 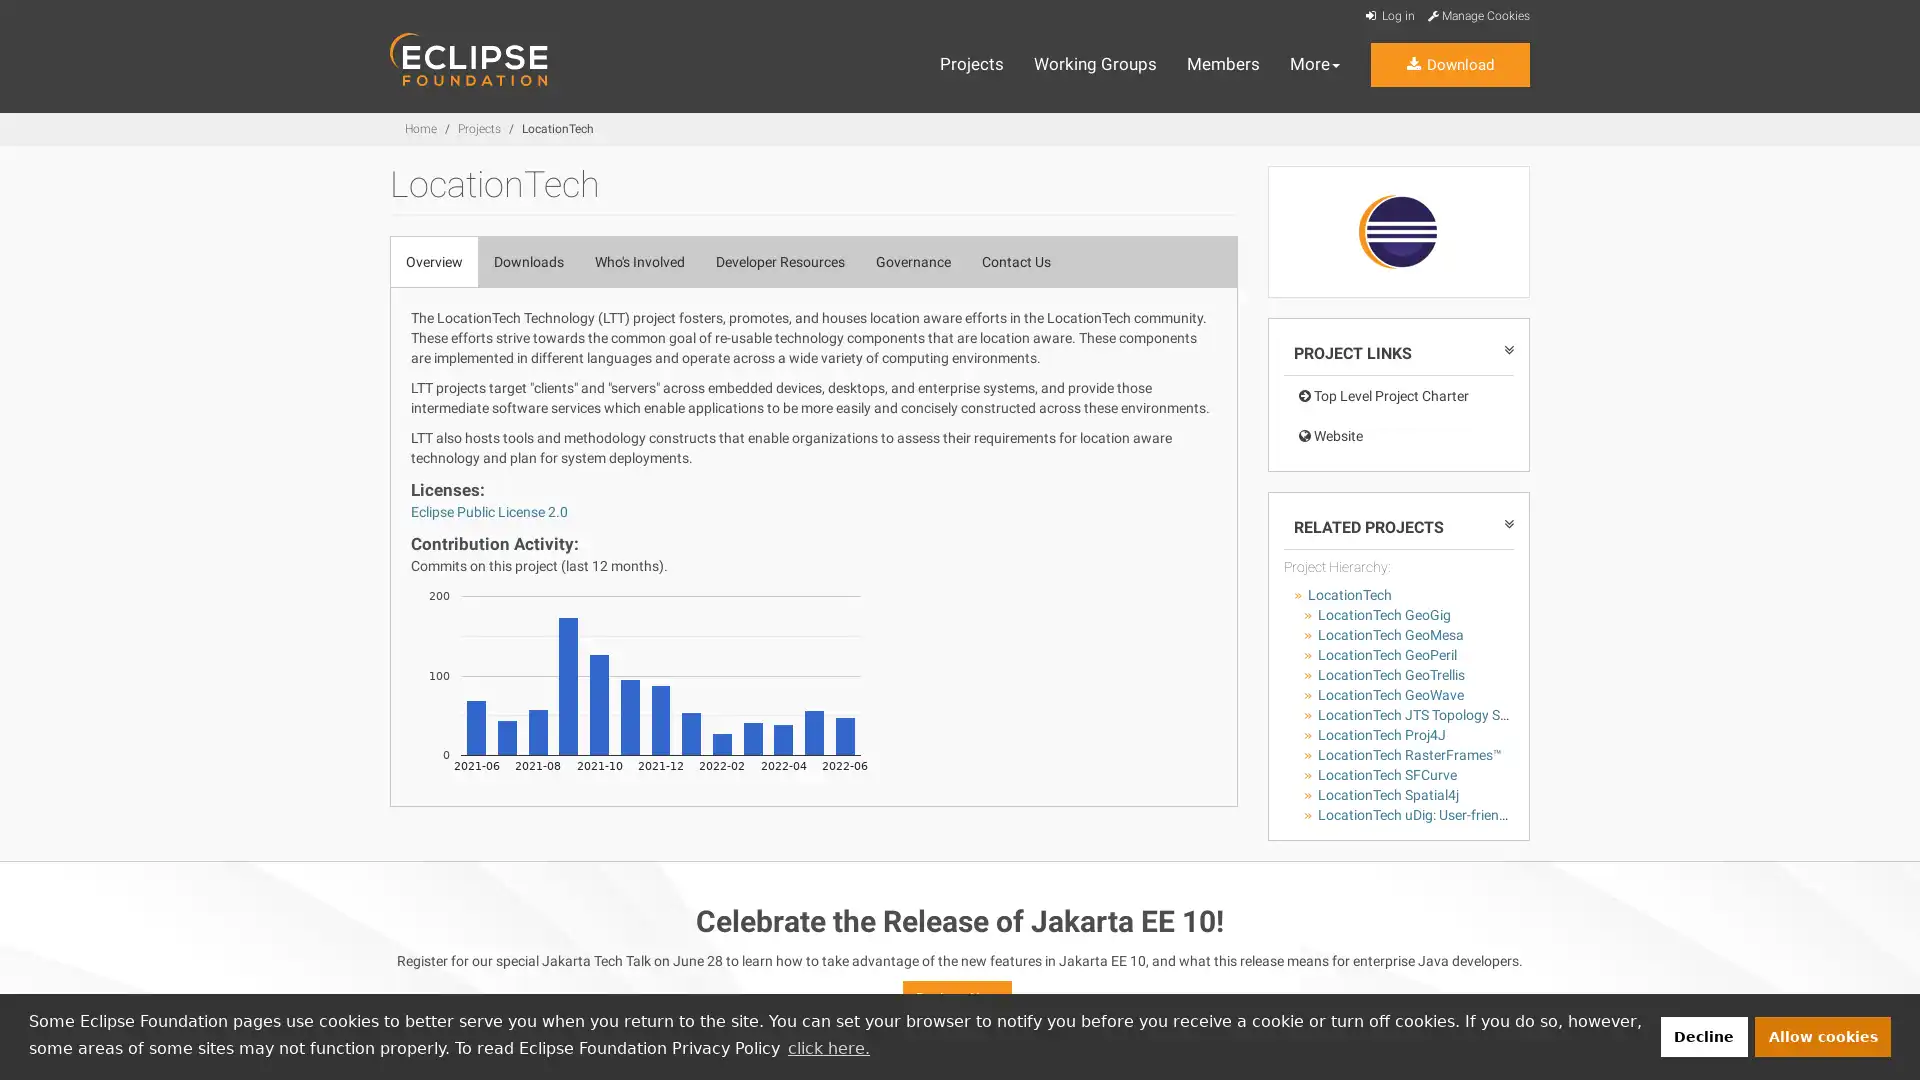 What do you see at coordinates (1702, 1035) in the screenshot?
I see `deny cookies` at bounding box center [1702, 1035].